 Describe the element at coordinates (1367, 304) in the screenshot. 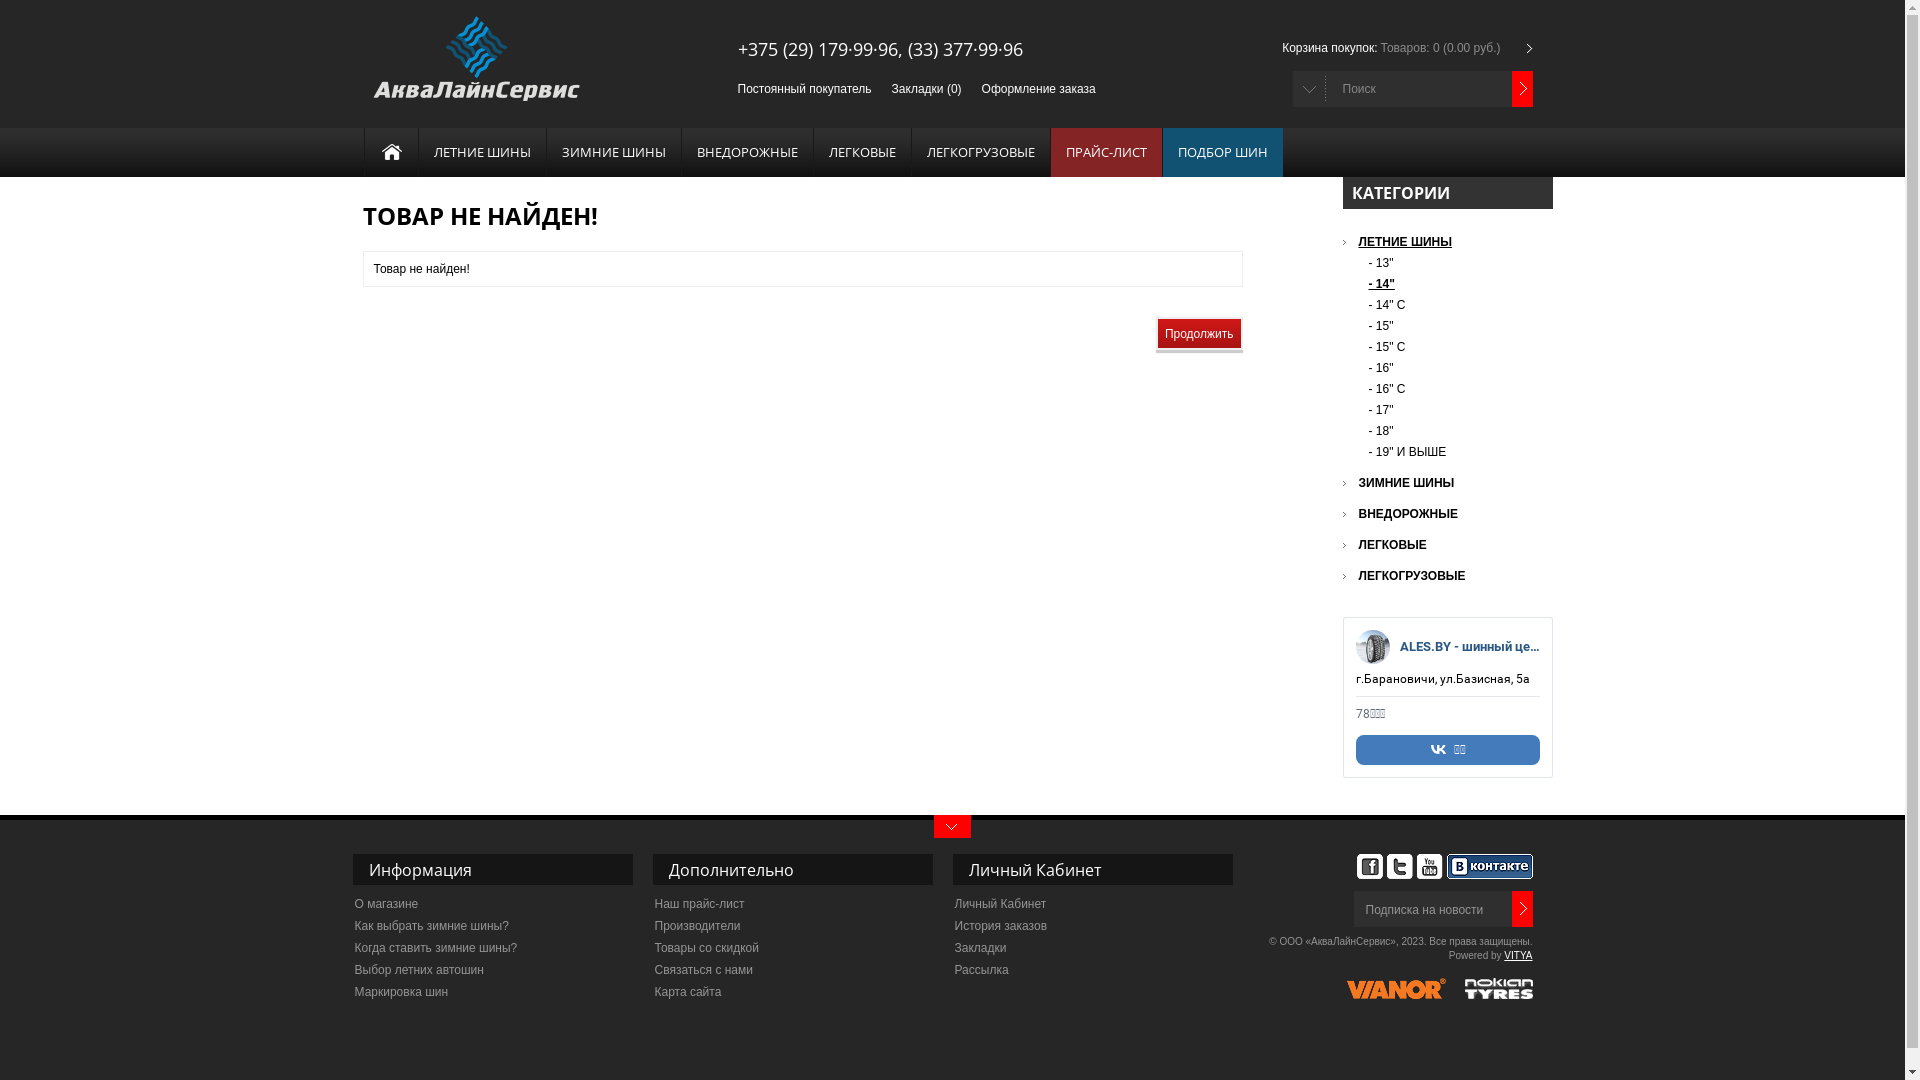

I see `'- 14" C'` at that location.